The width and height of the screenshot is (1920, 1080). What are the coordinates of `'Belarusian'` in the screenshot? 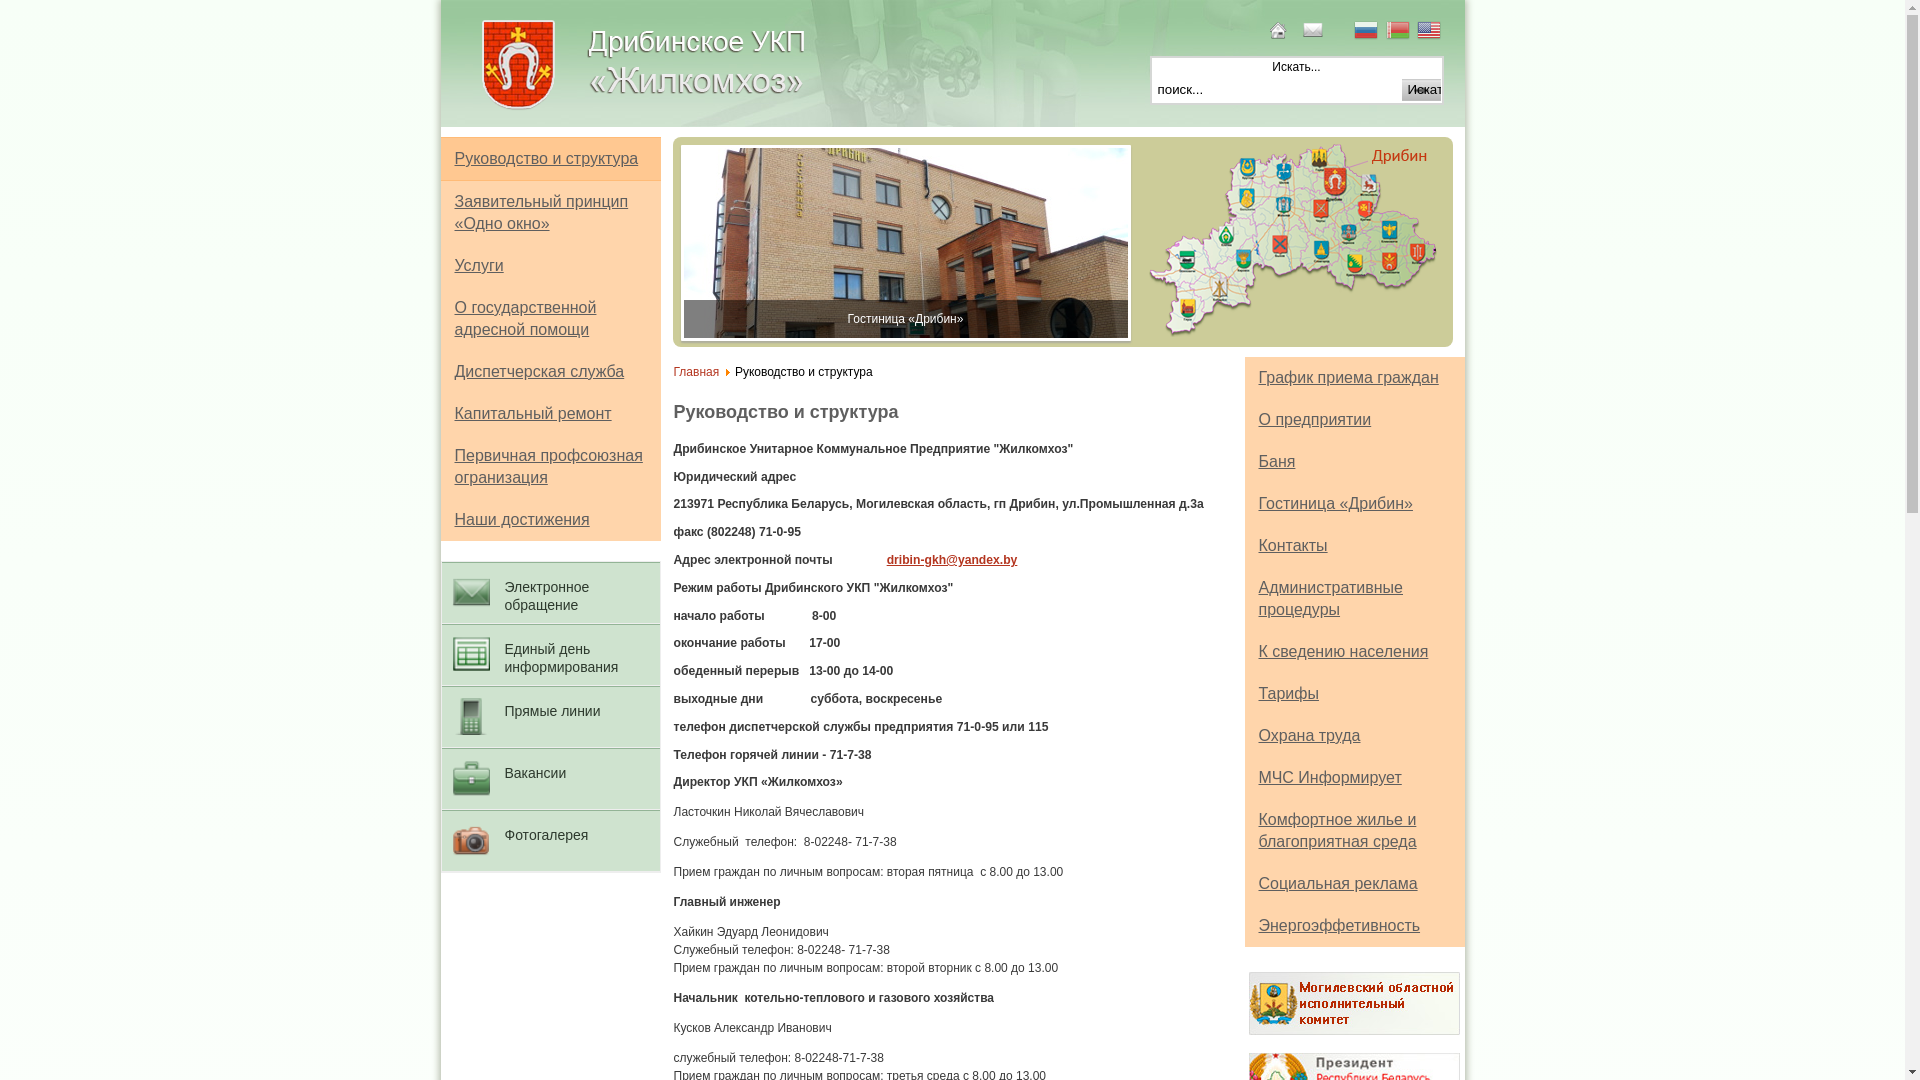 It's located at (1385, 32).